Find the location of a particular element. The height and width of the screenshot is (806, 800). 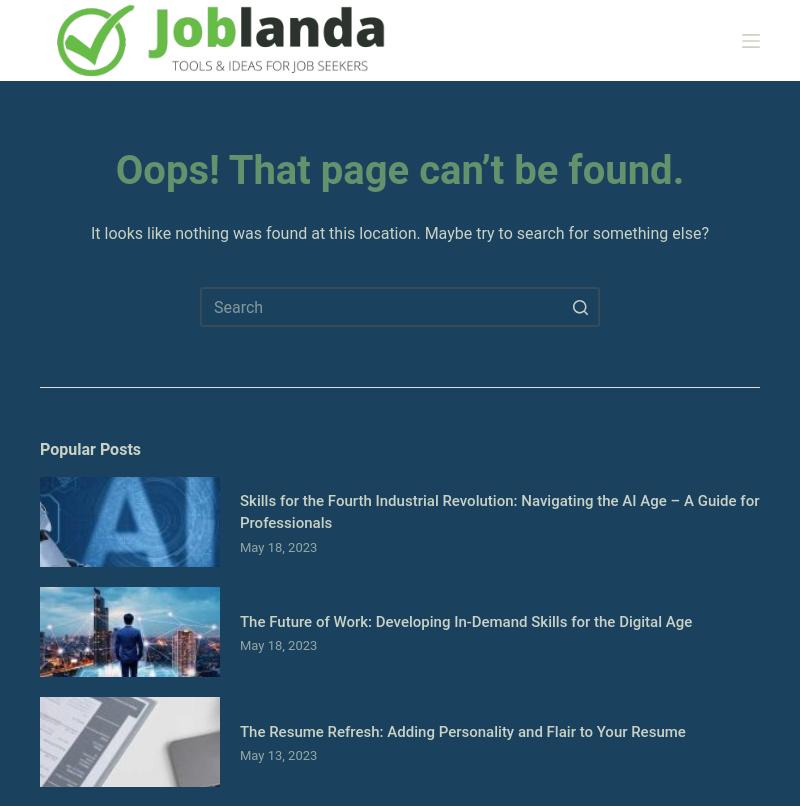

'Our Mission' is located at coordinates (83, 395).